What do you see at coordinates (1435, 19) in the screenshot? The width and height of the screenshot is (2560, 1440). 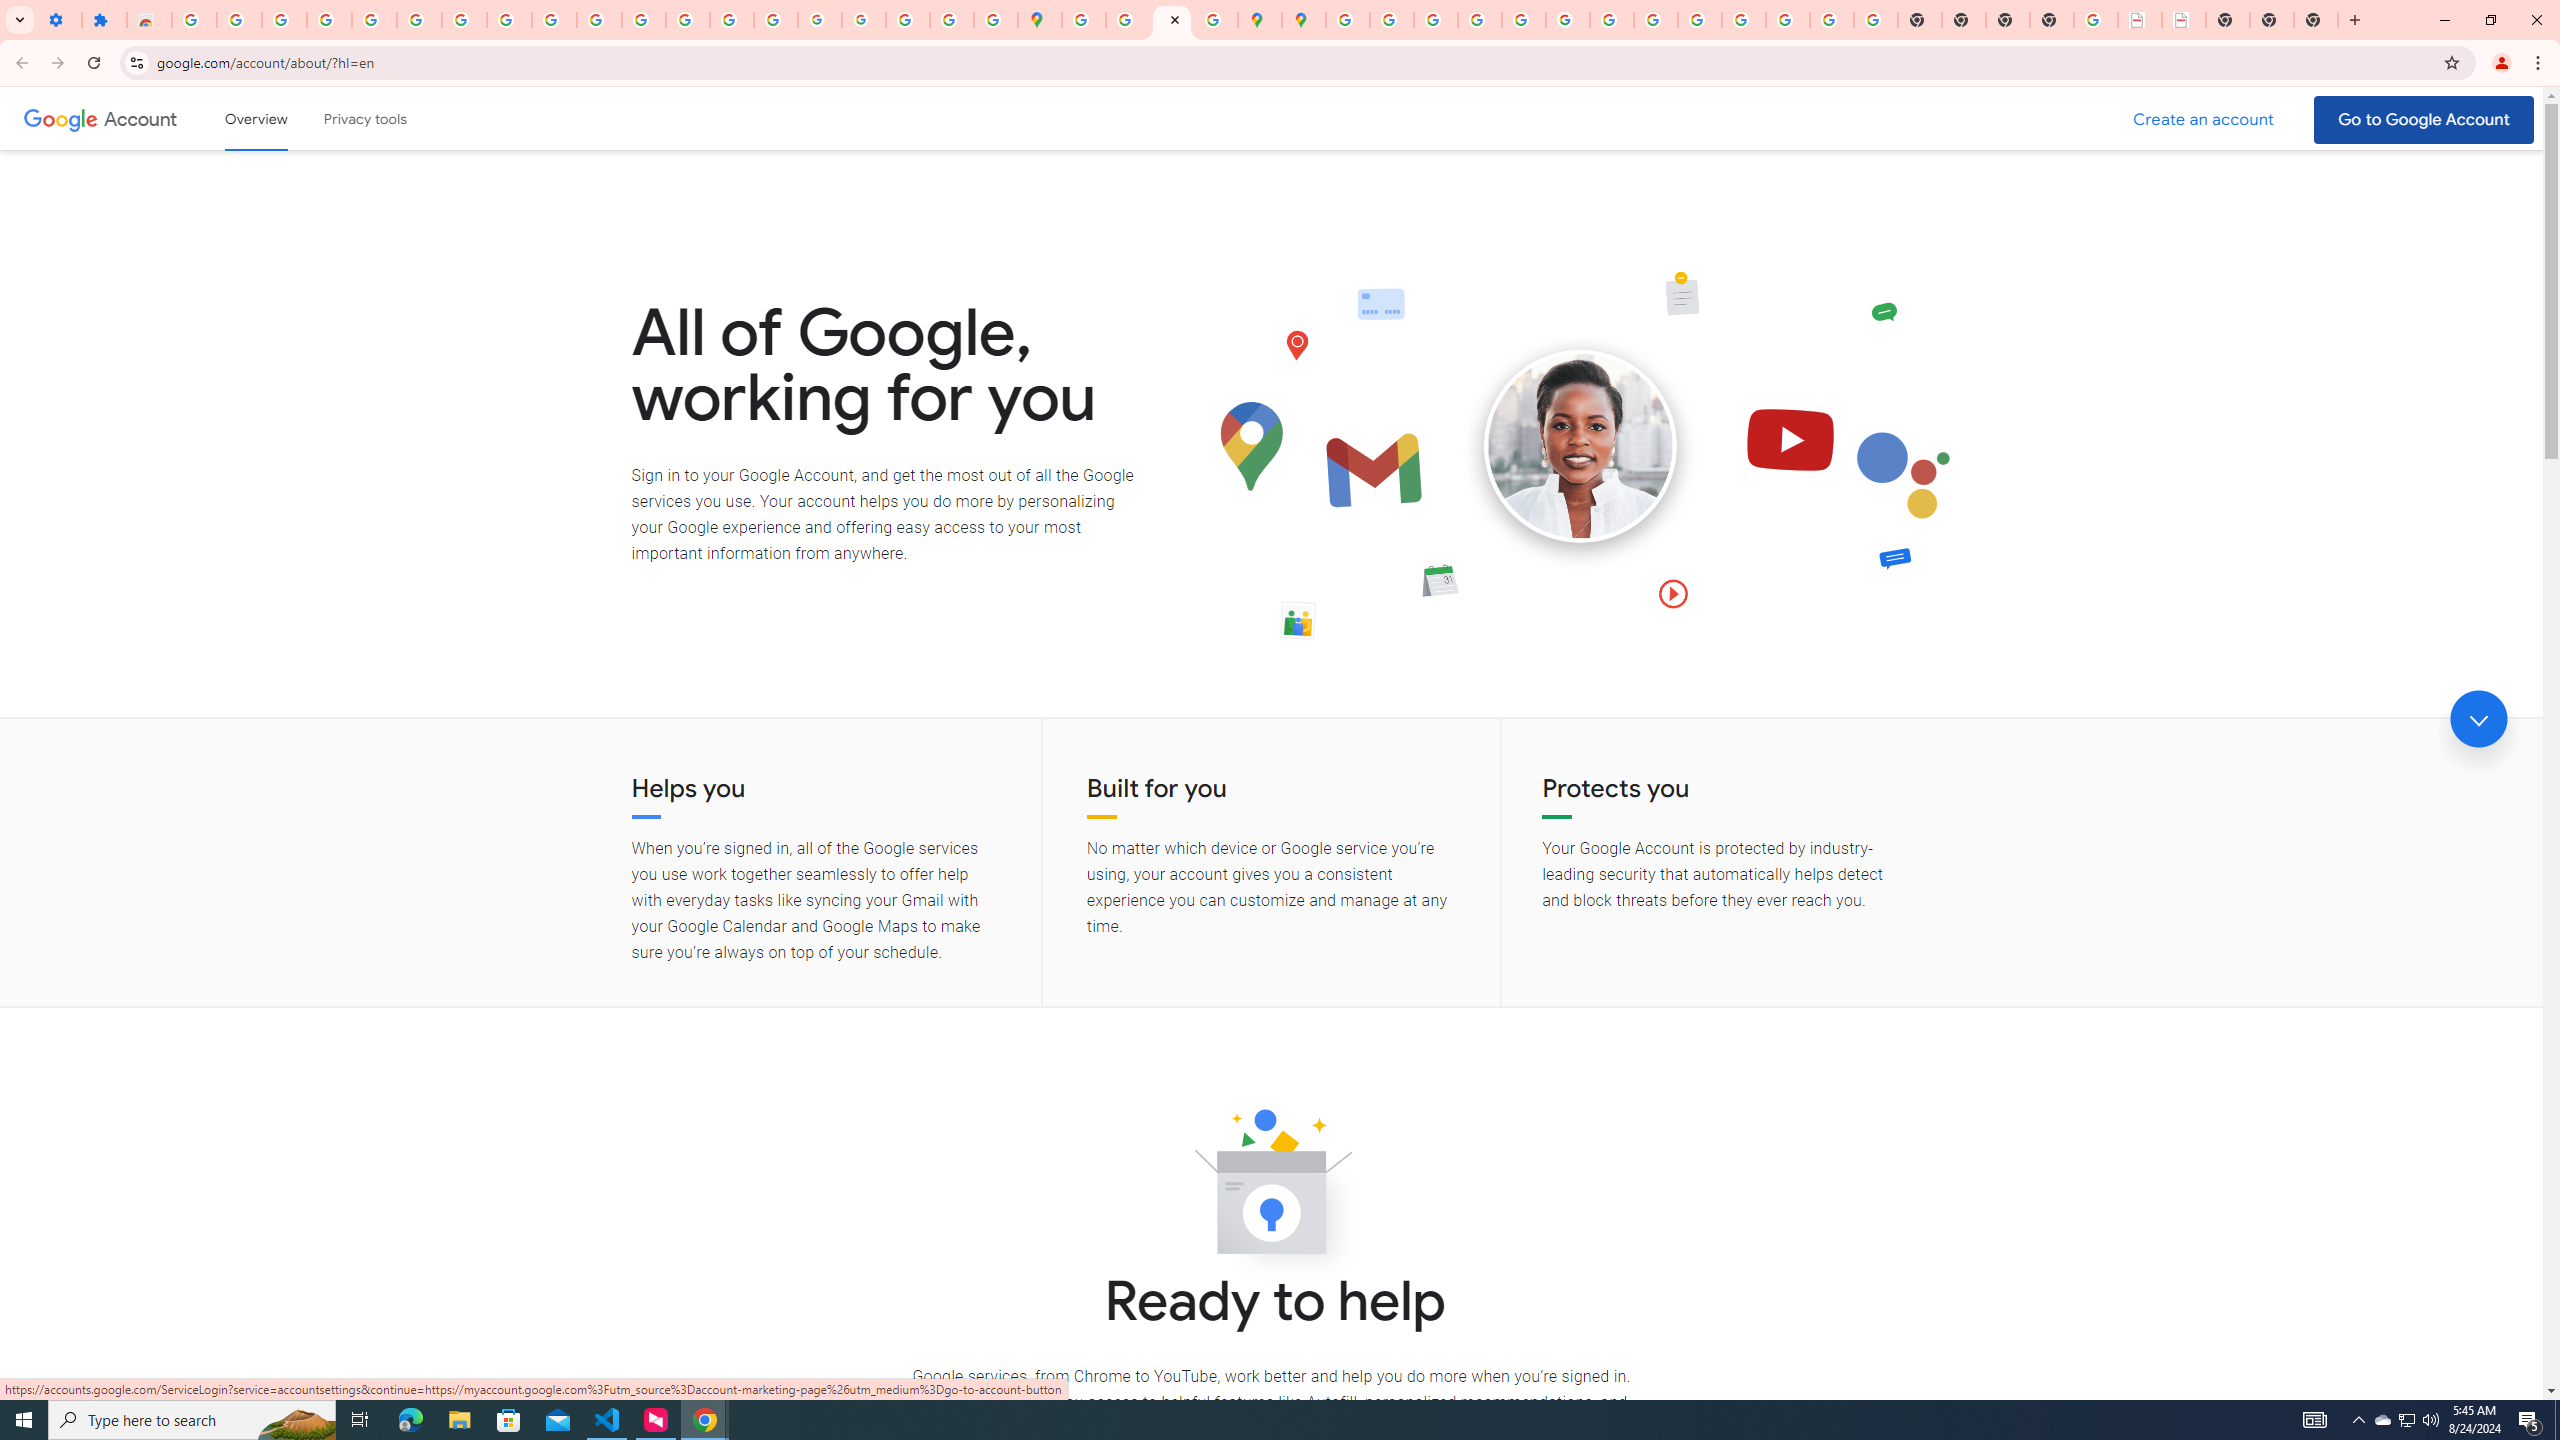 I see `'Privacy Help Center - Policies Help'` at bounding box center [1435, 19].